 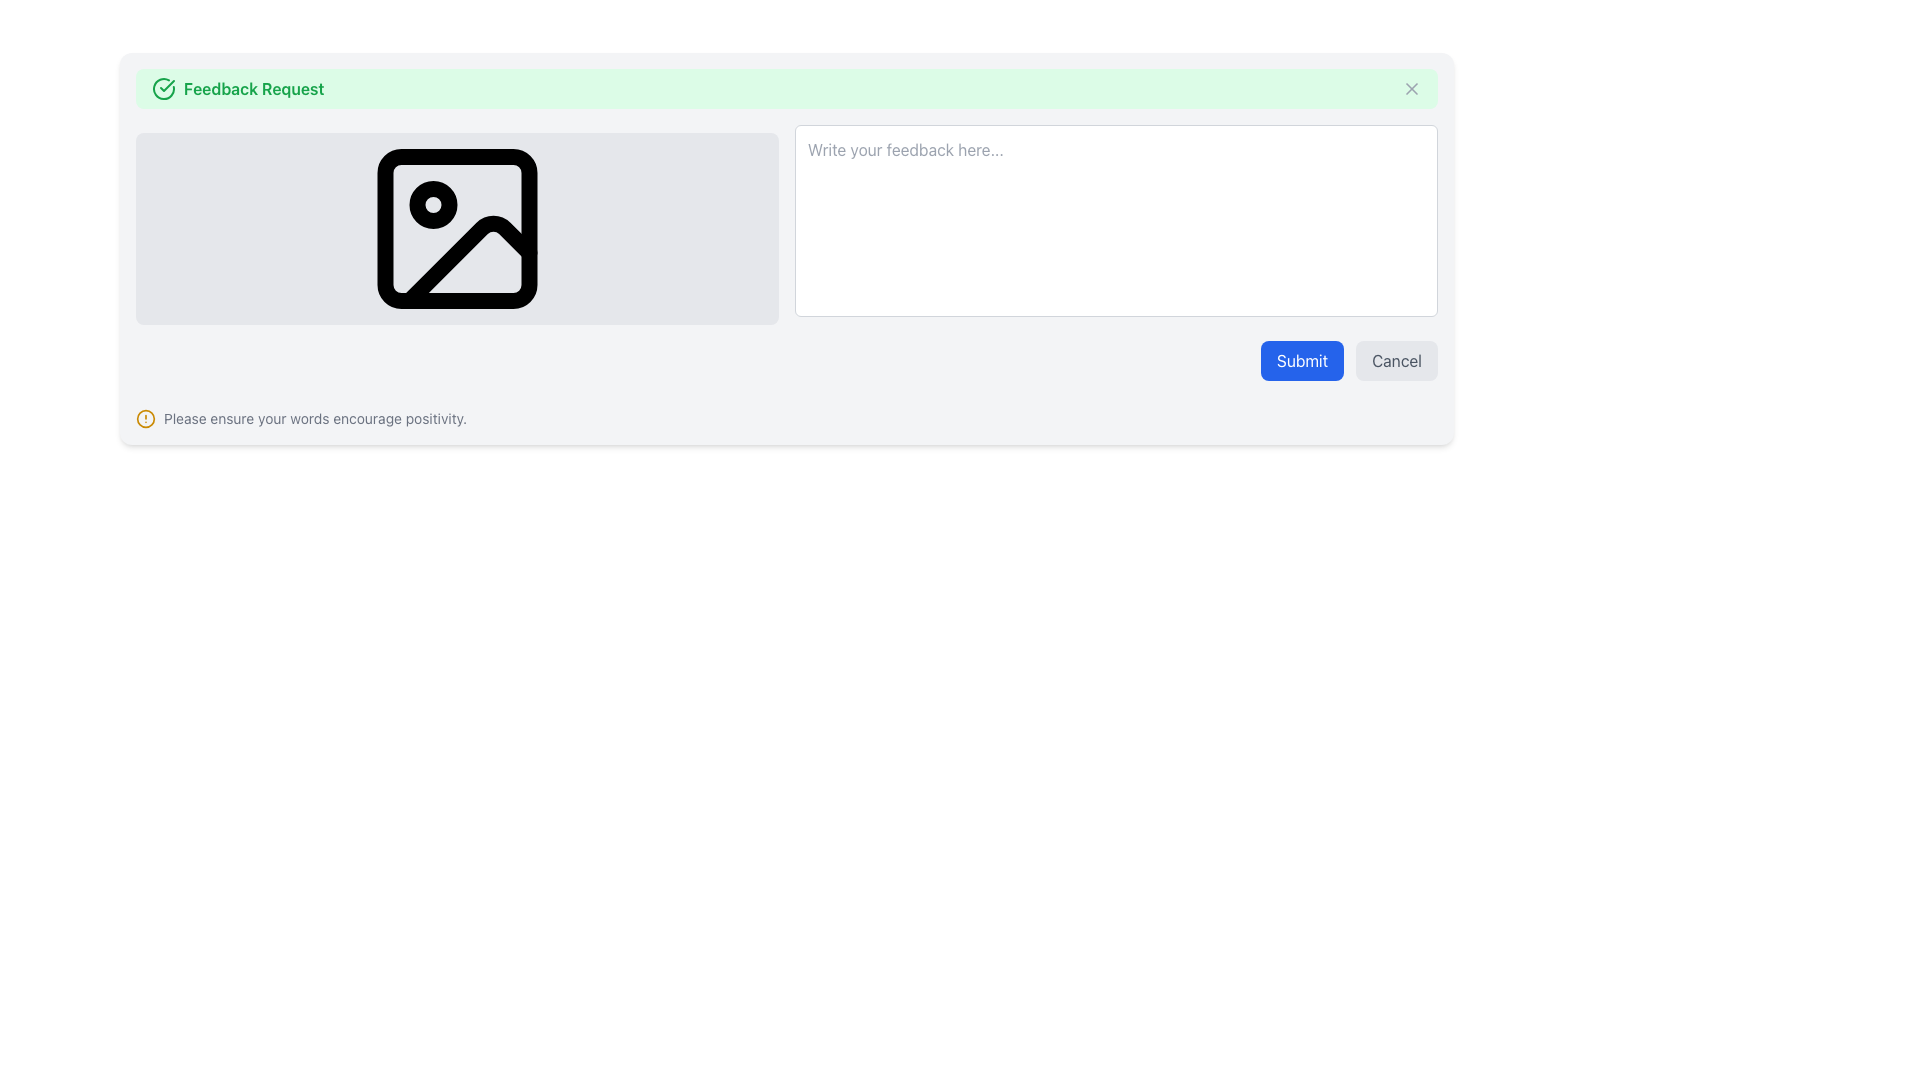 What do you see at coordinates (1410, 87) in the screenshot?
I see `the small square icon with an 'X' shape, located at the top-right corner of the green notification bar titled 'Feedback Request'` at bounding box center [1410, 87].